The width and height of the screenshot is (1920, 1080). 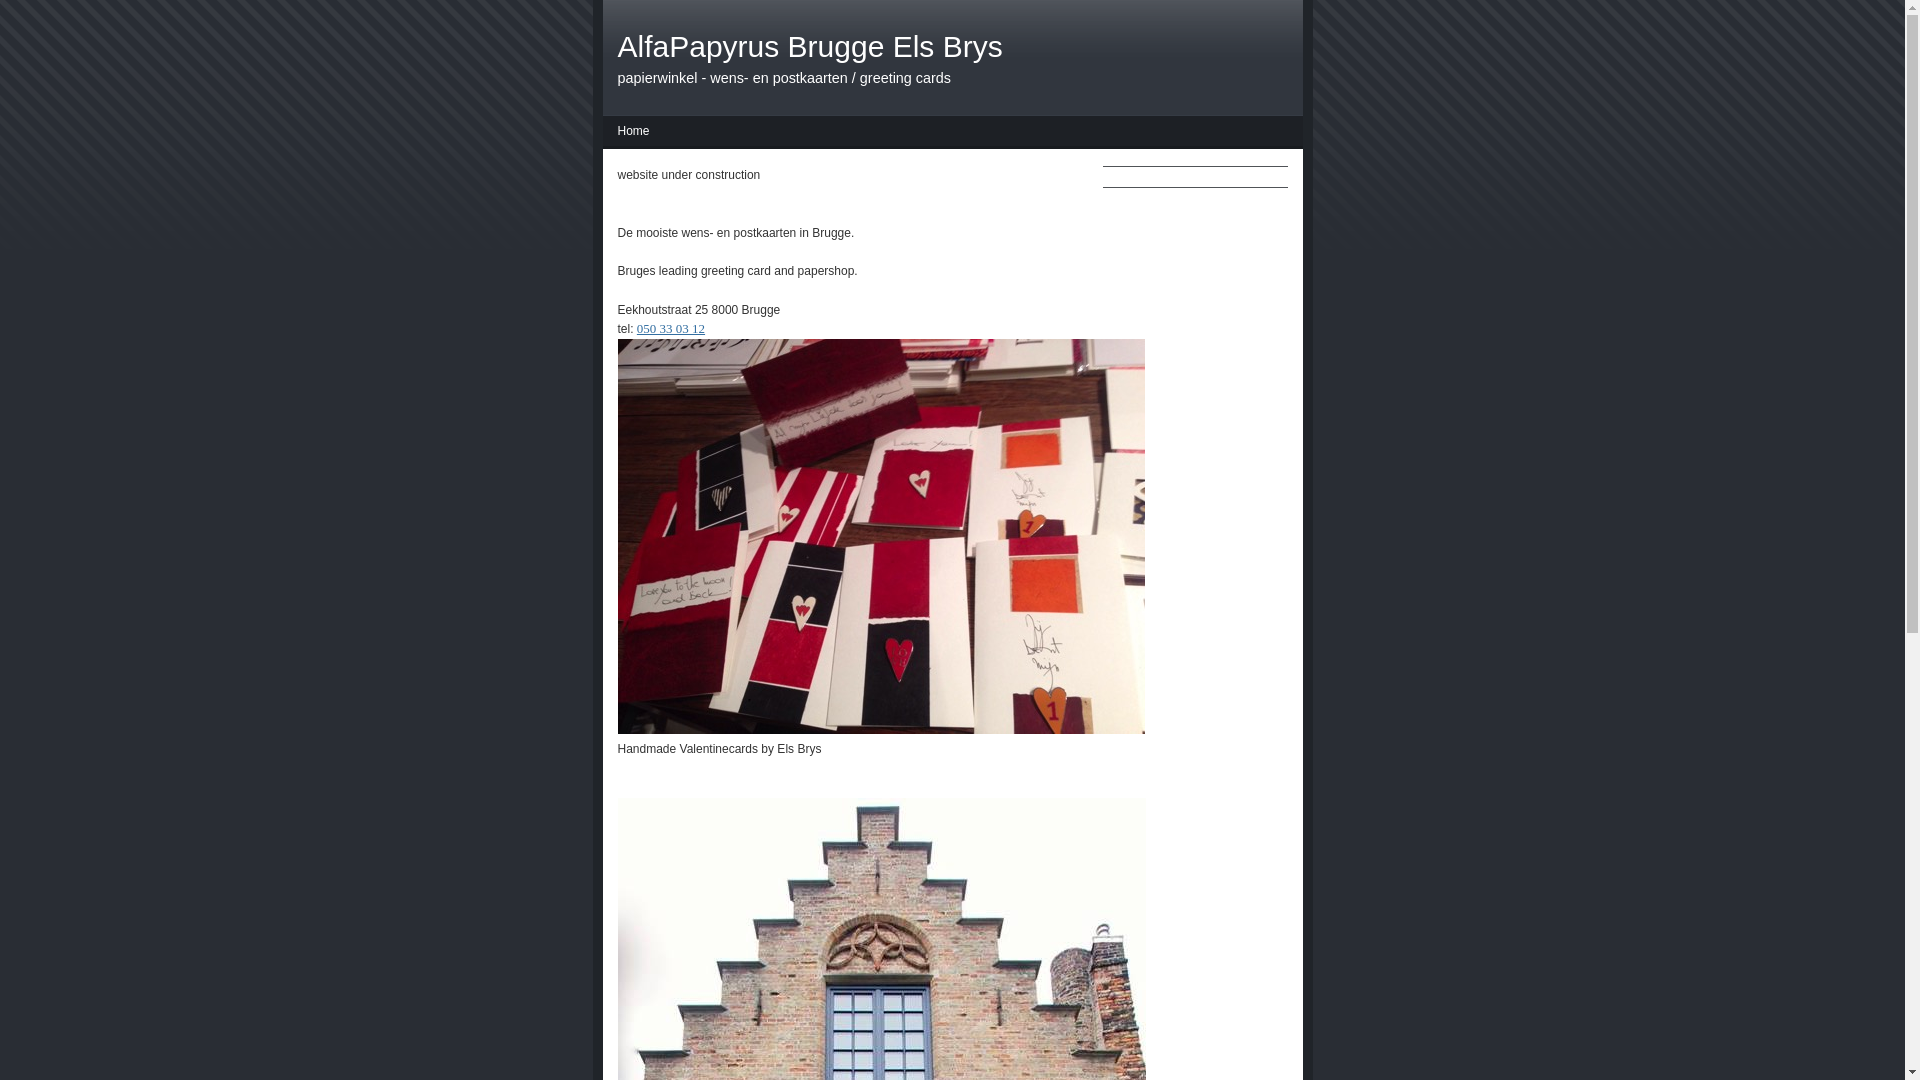 I want to click on 'Home', so click(x=632, y=133).